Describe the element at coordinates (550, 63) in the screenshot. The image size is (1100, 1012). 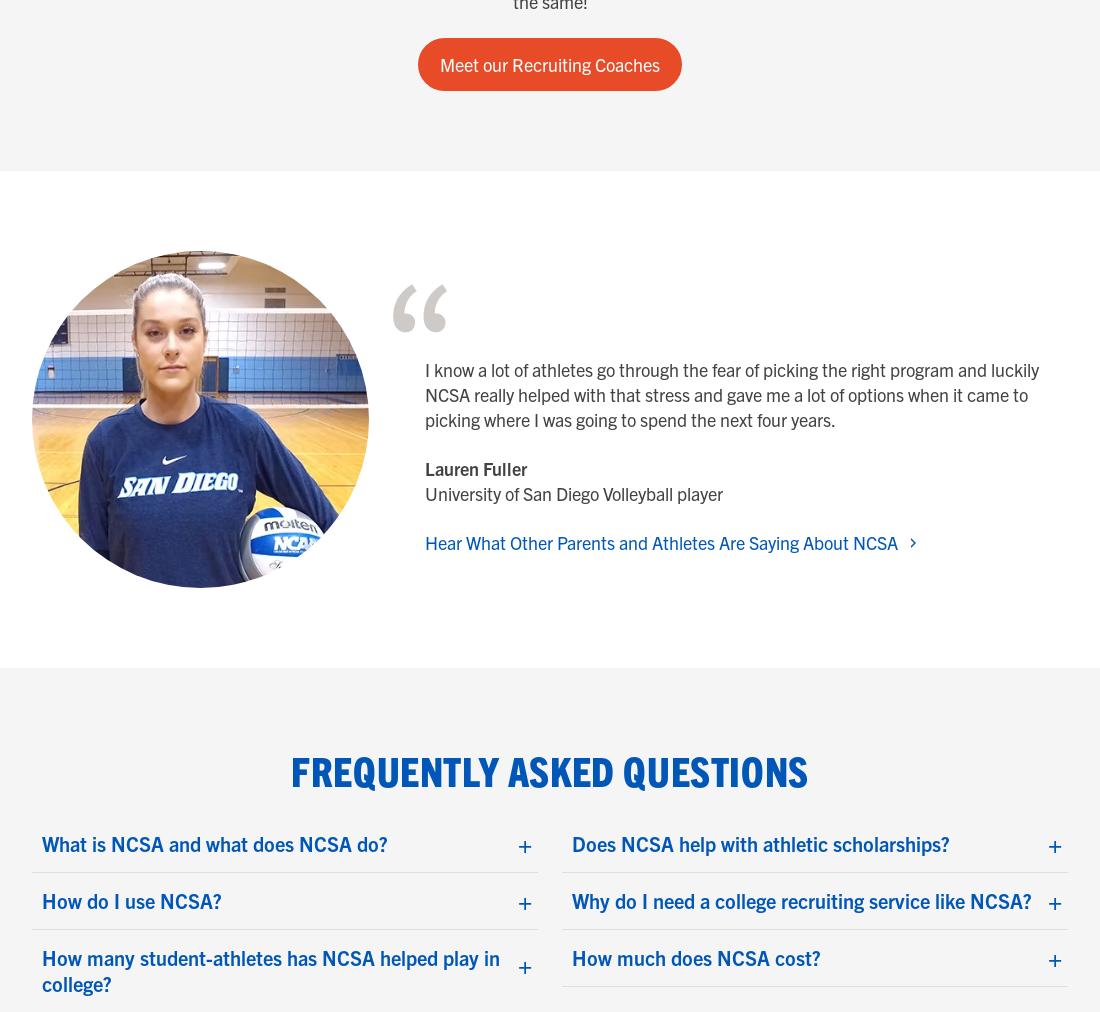
I see `'Meet our Recruiting Coaches'` at that location.